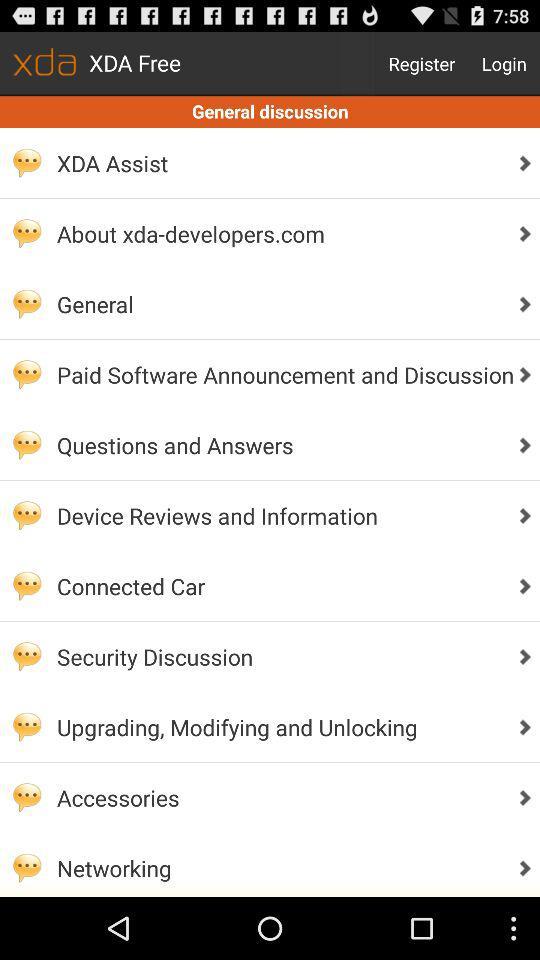 This screenshot has width=540, height=960. I want to click on the icon next to the register, so click(503, 63).